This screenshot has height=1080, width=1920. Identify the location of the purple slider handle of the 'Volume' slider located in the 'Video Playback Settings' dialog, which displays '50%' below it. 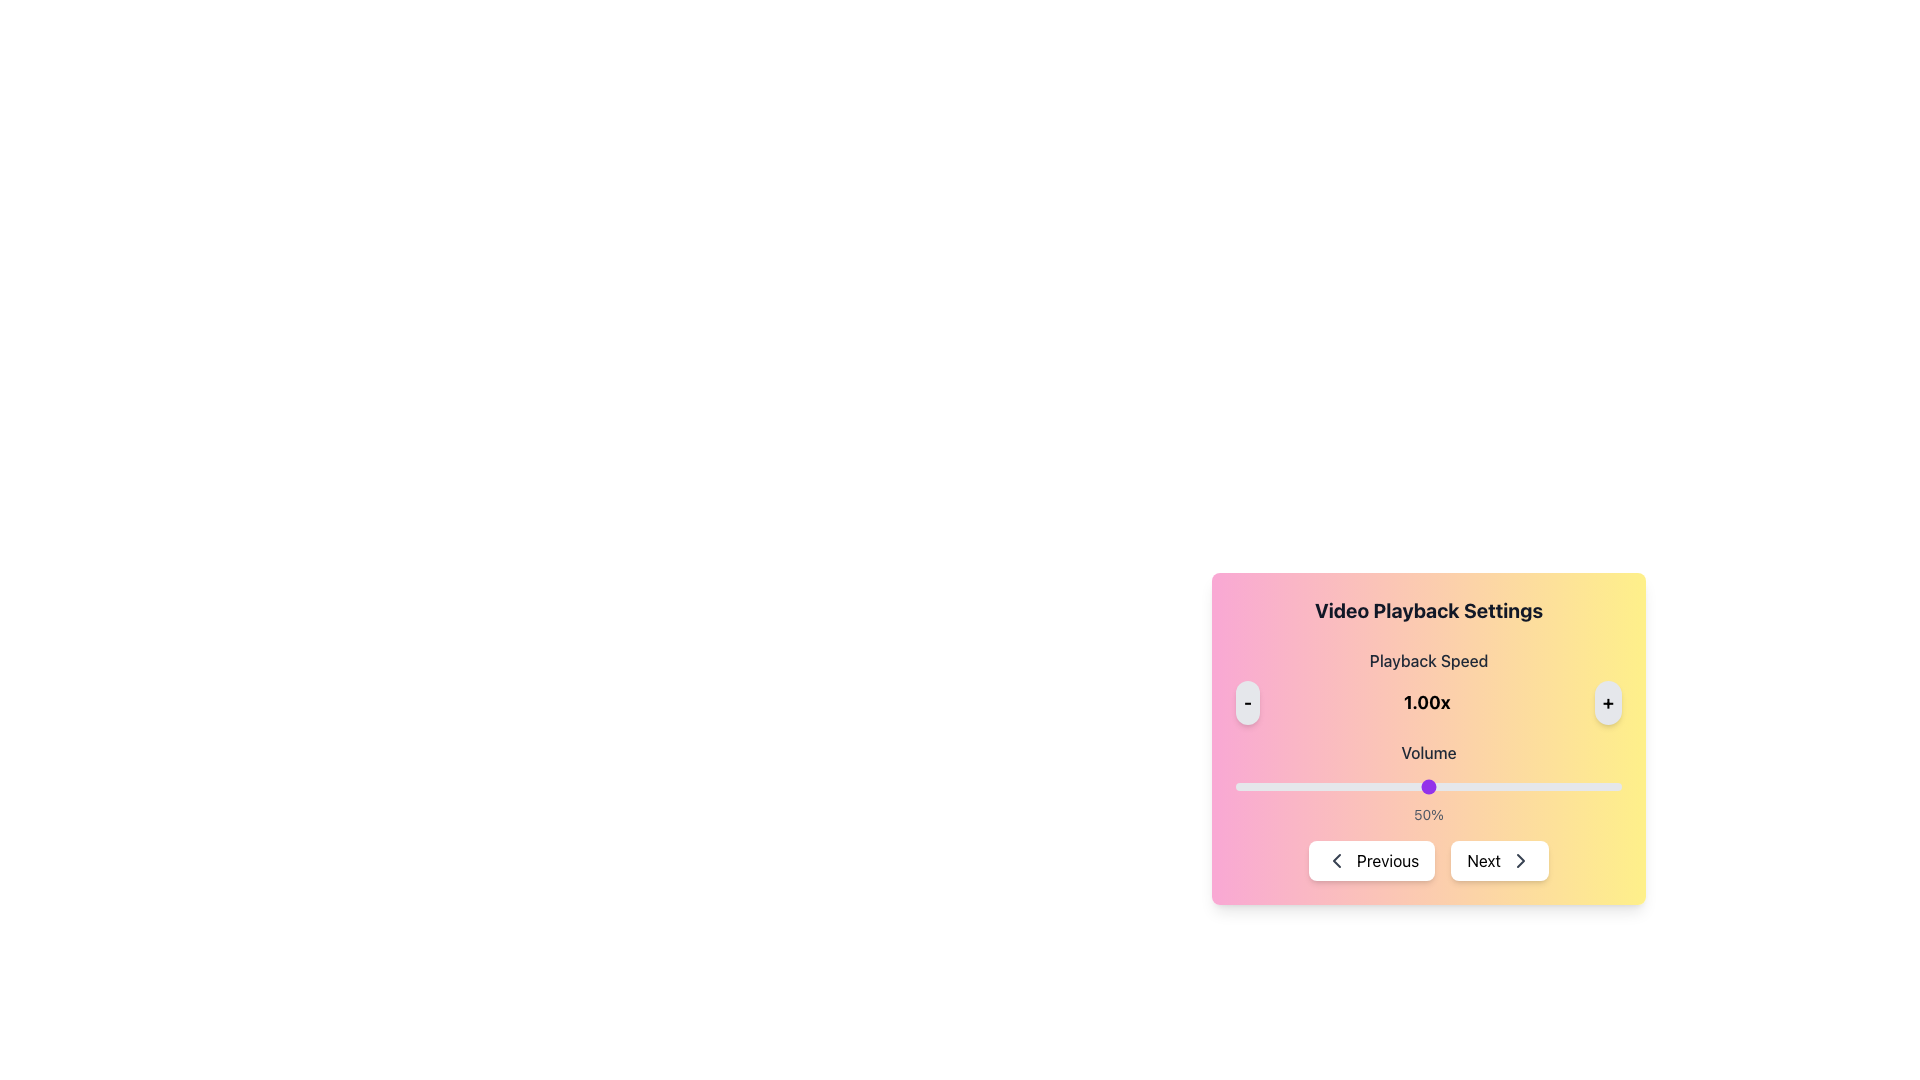
(1428, 782).